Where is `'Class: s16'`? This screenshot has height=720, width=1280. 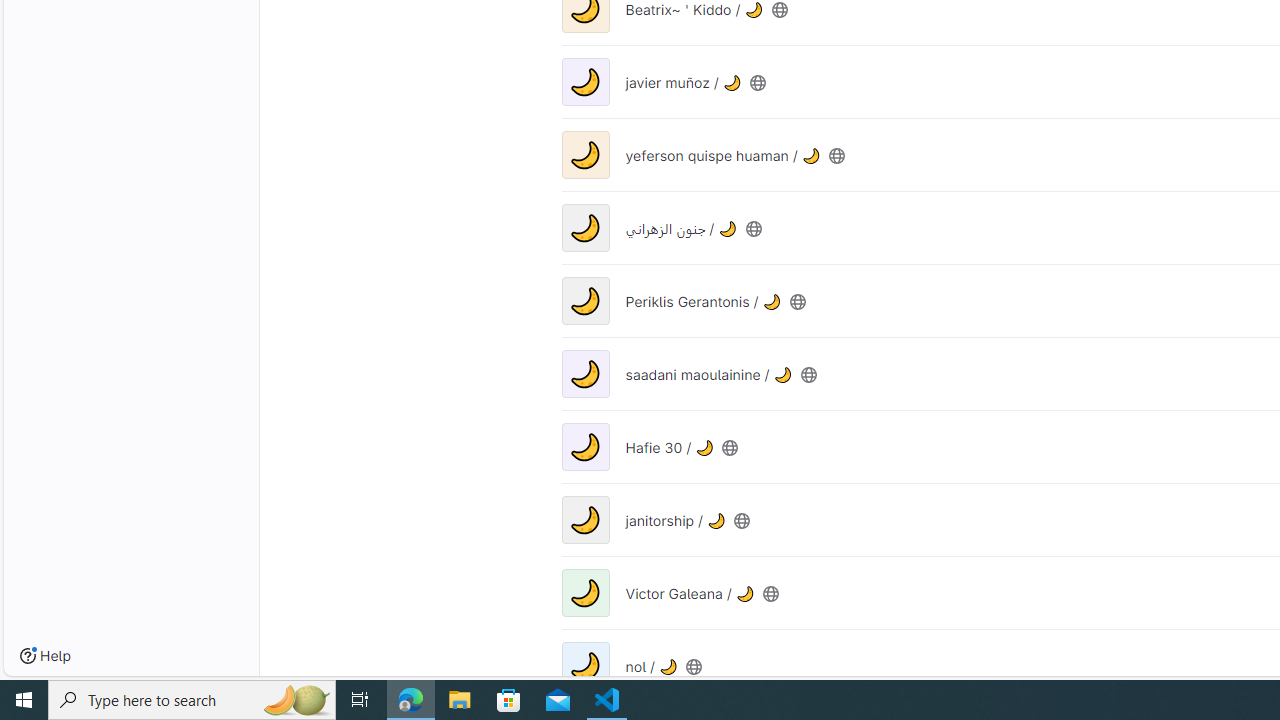 'Class: s16' is located at coordinates (694, 666).